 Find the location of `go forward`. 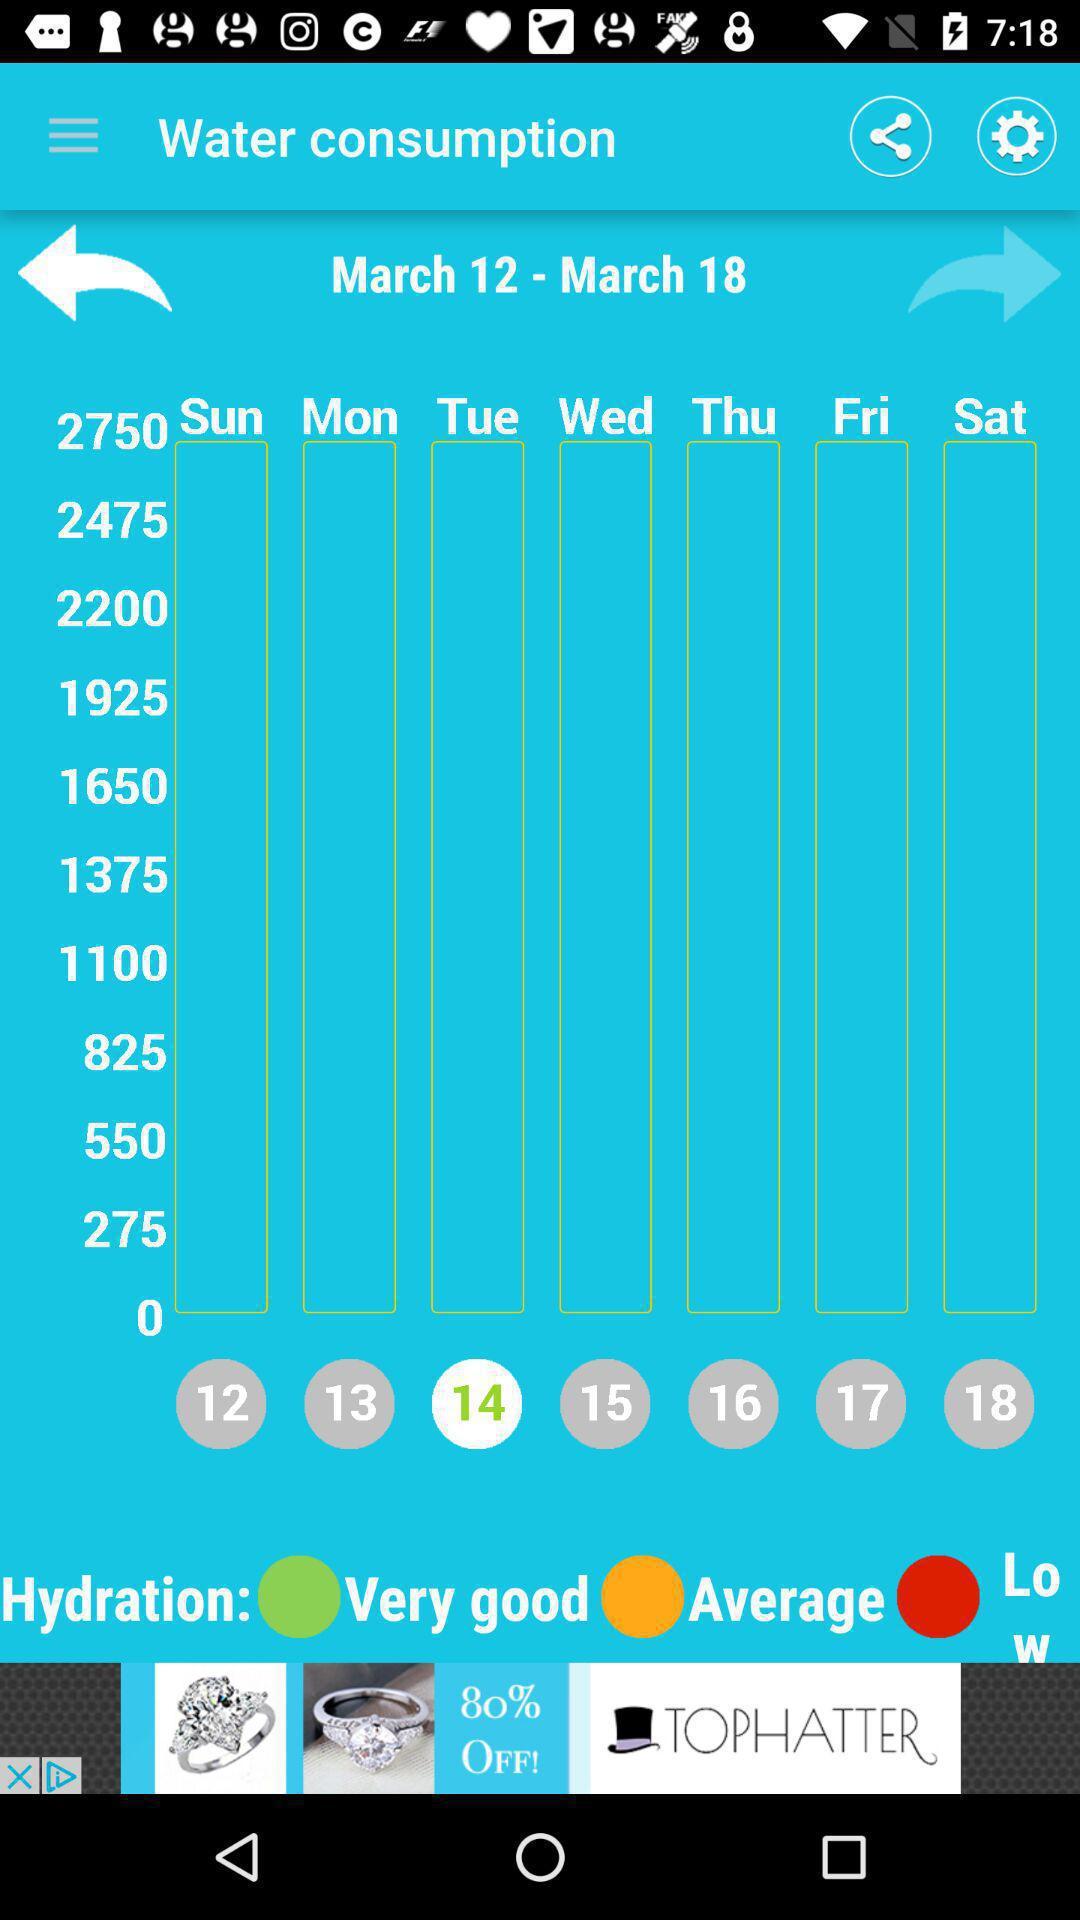

go forward is located at coordinates (983, 272).